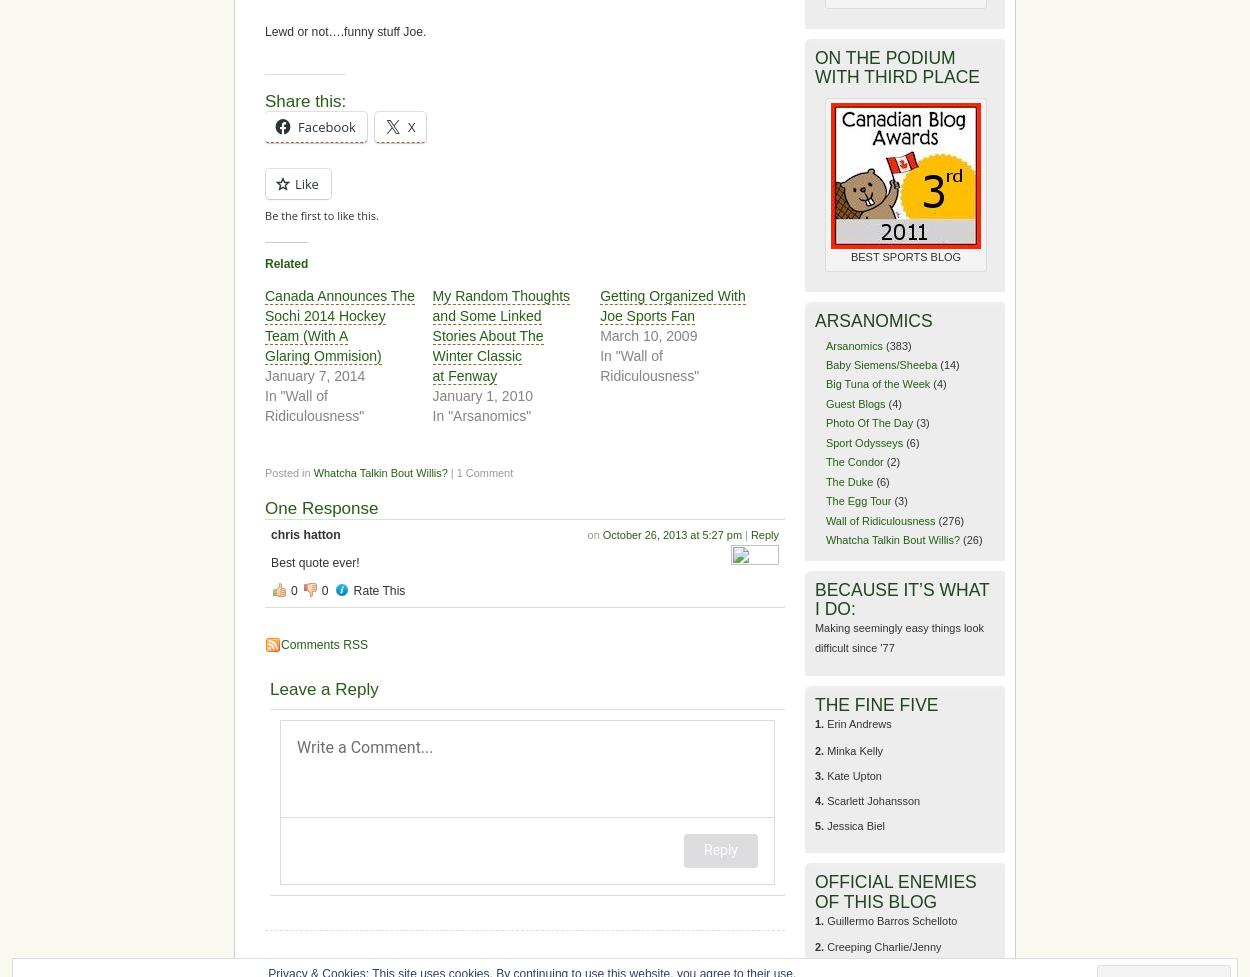 The height and width of the screenshot is (977, 1250). What do you see at coordinates (871, 799) in the screenshot?
I see `'Scarlett Johansson'` at bounding box center [871, 799].